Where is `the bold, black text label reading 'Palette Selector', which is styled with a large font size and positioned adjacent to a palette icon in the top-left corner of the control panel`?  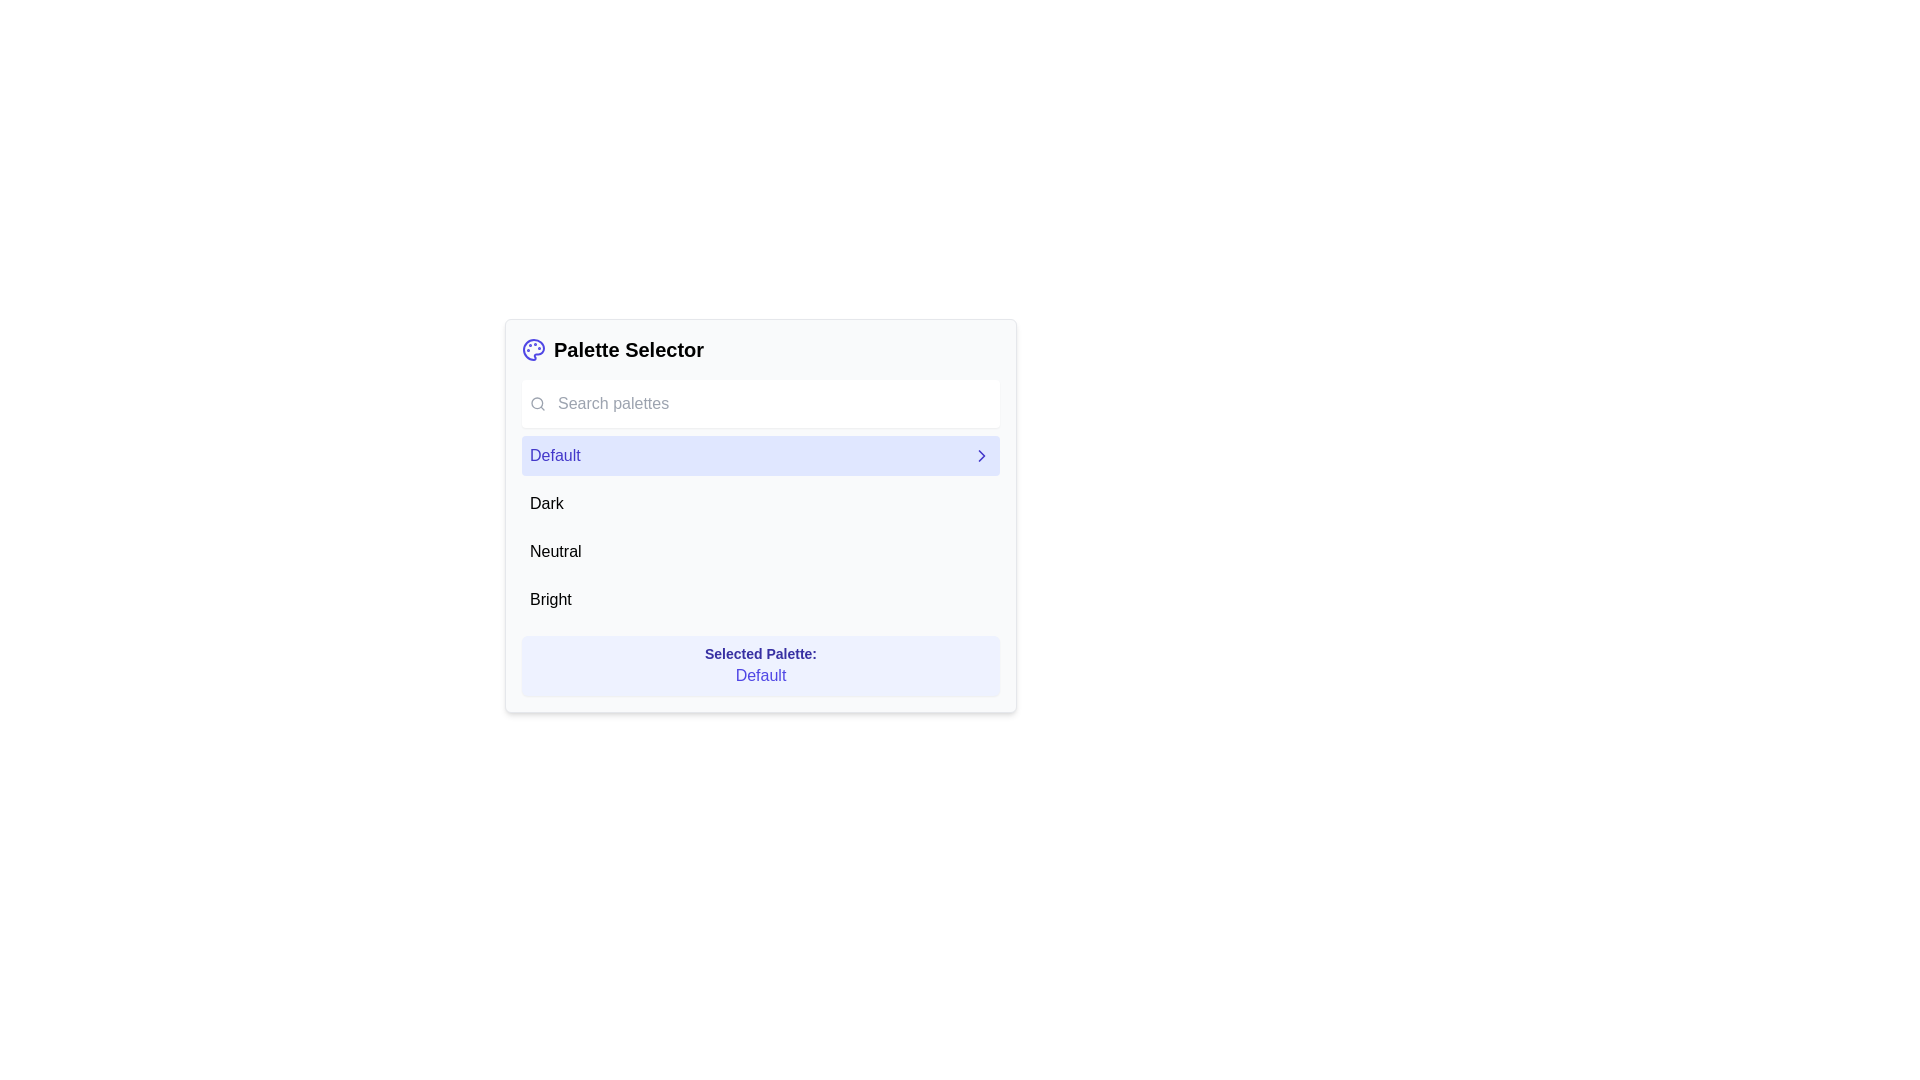 the bold, black text label reading 'Palette Selector', which is styled with a large font size and positioned adjacent to a palette icon in the top-left corner of the control panel is located at coordinates (627, 349).